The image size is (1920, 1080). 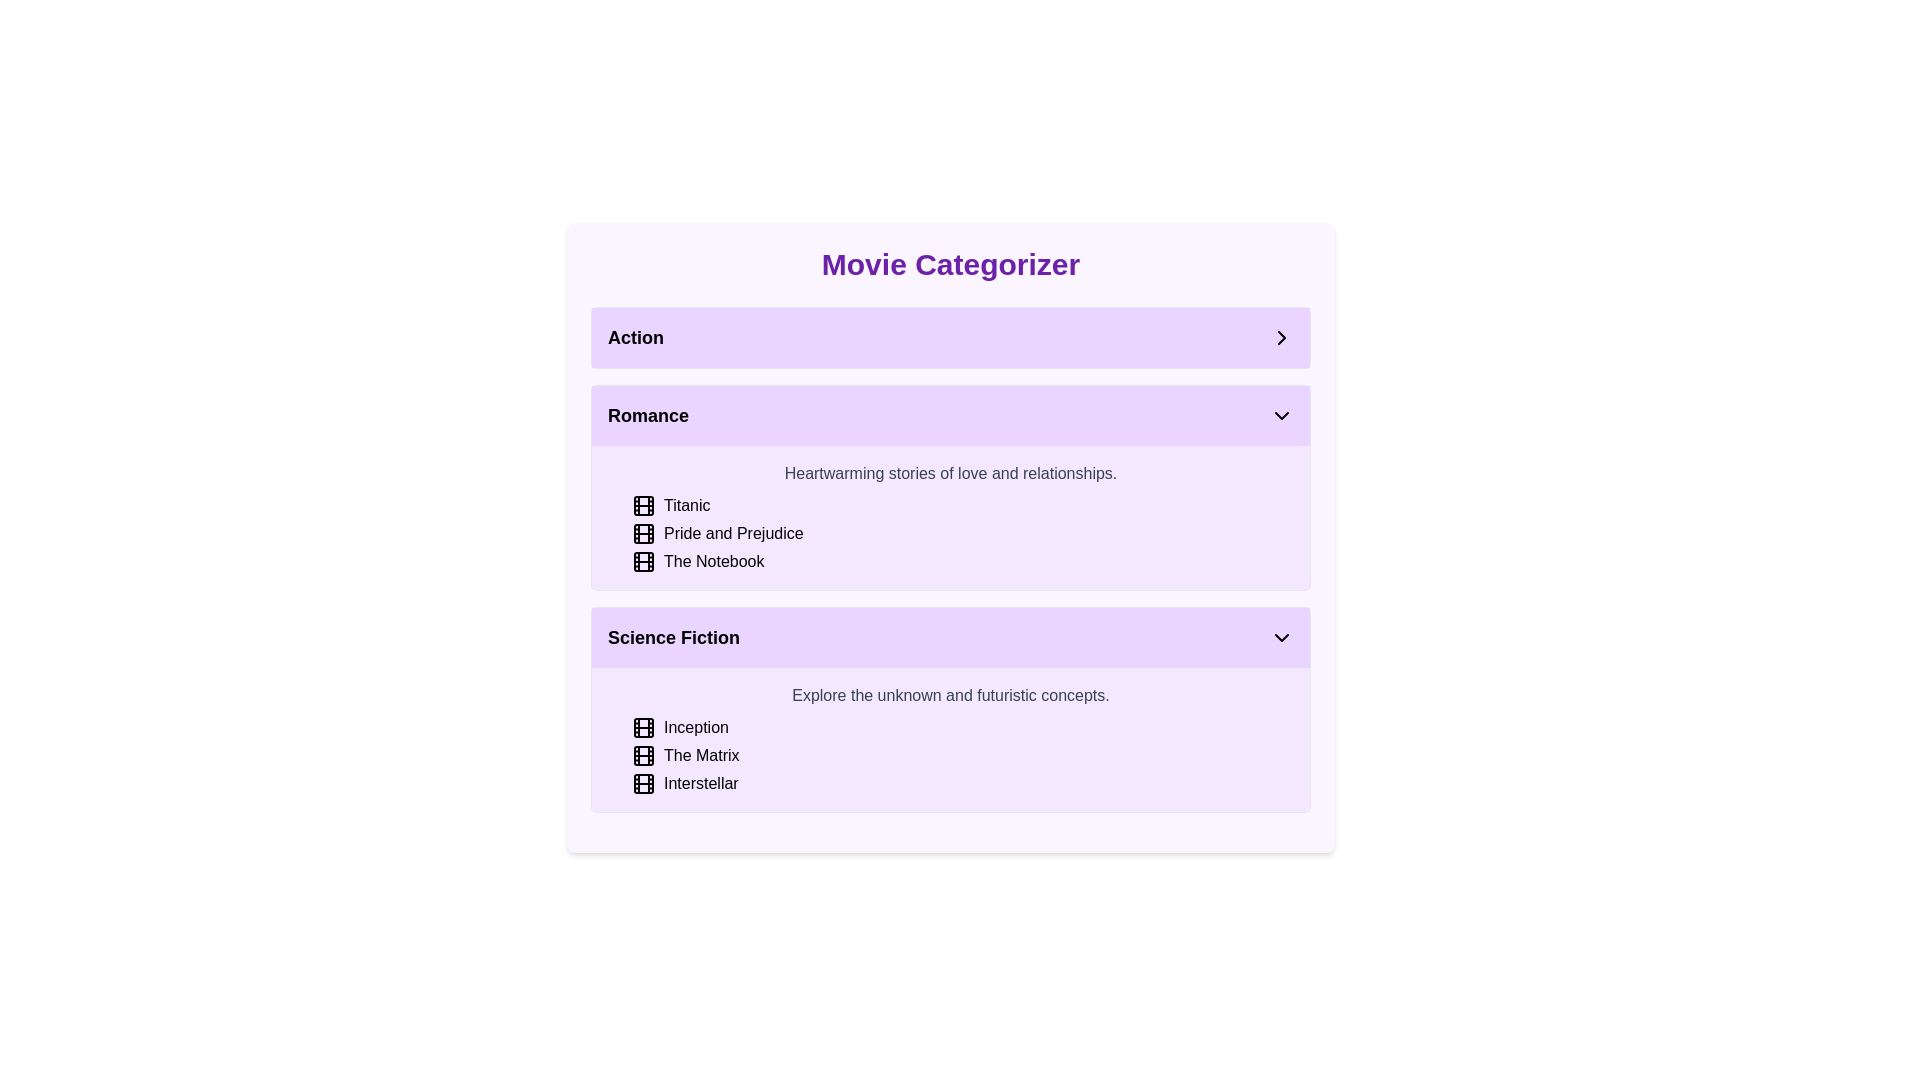 I want to click on the film reel icon styled in black with intersecting lines, located in the 'Romance' section, next to the text 'Titanic', so click(x=643, y=504).